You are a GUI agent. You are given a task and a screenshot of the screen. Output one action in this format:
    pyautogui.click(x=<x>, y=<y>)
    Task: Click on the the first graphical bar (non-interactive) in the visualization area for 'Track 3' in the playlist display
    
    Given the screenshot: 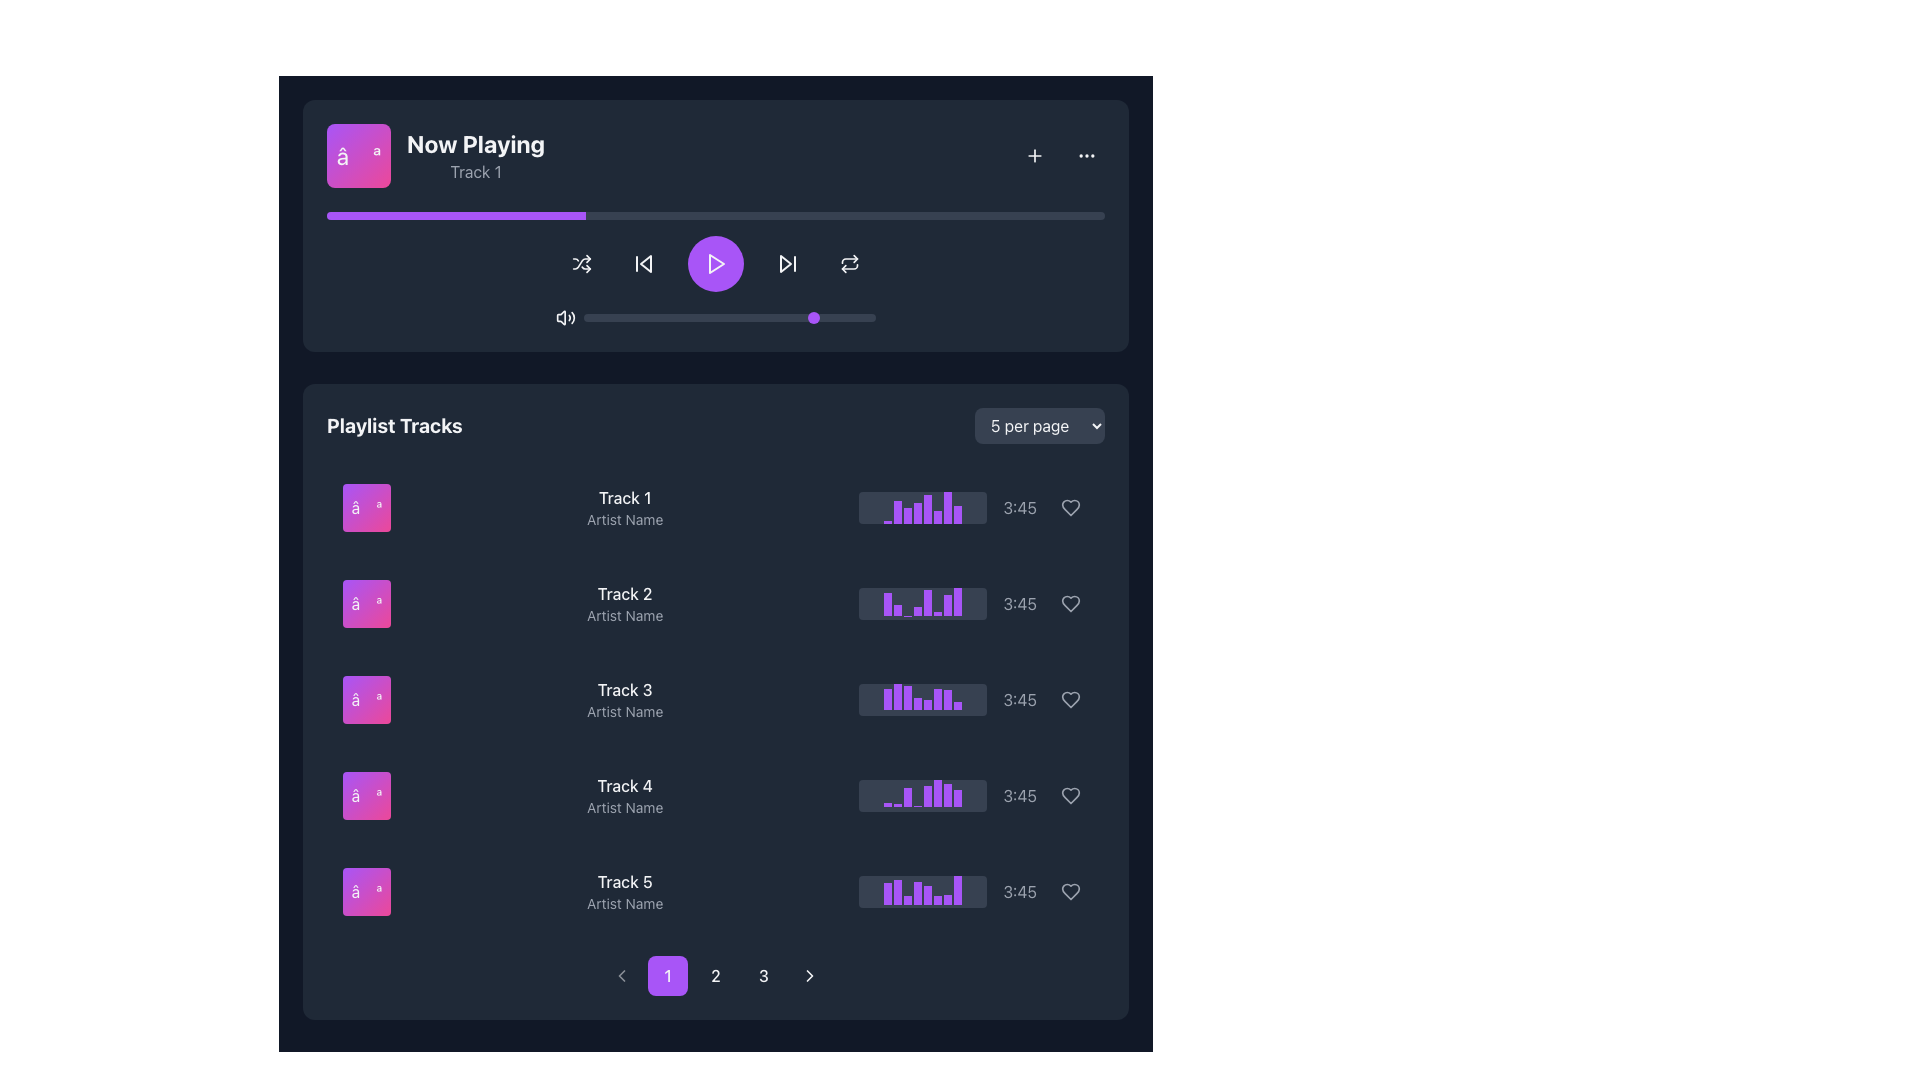 What is the action you would take?
    pyautogui.click(x=887, y=698)
    